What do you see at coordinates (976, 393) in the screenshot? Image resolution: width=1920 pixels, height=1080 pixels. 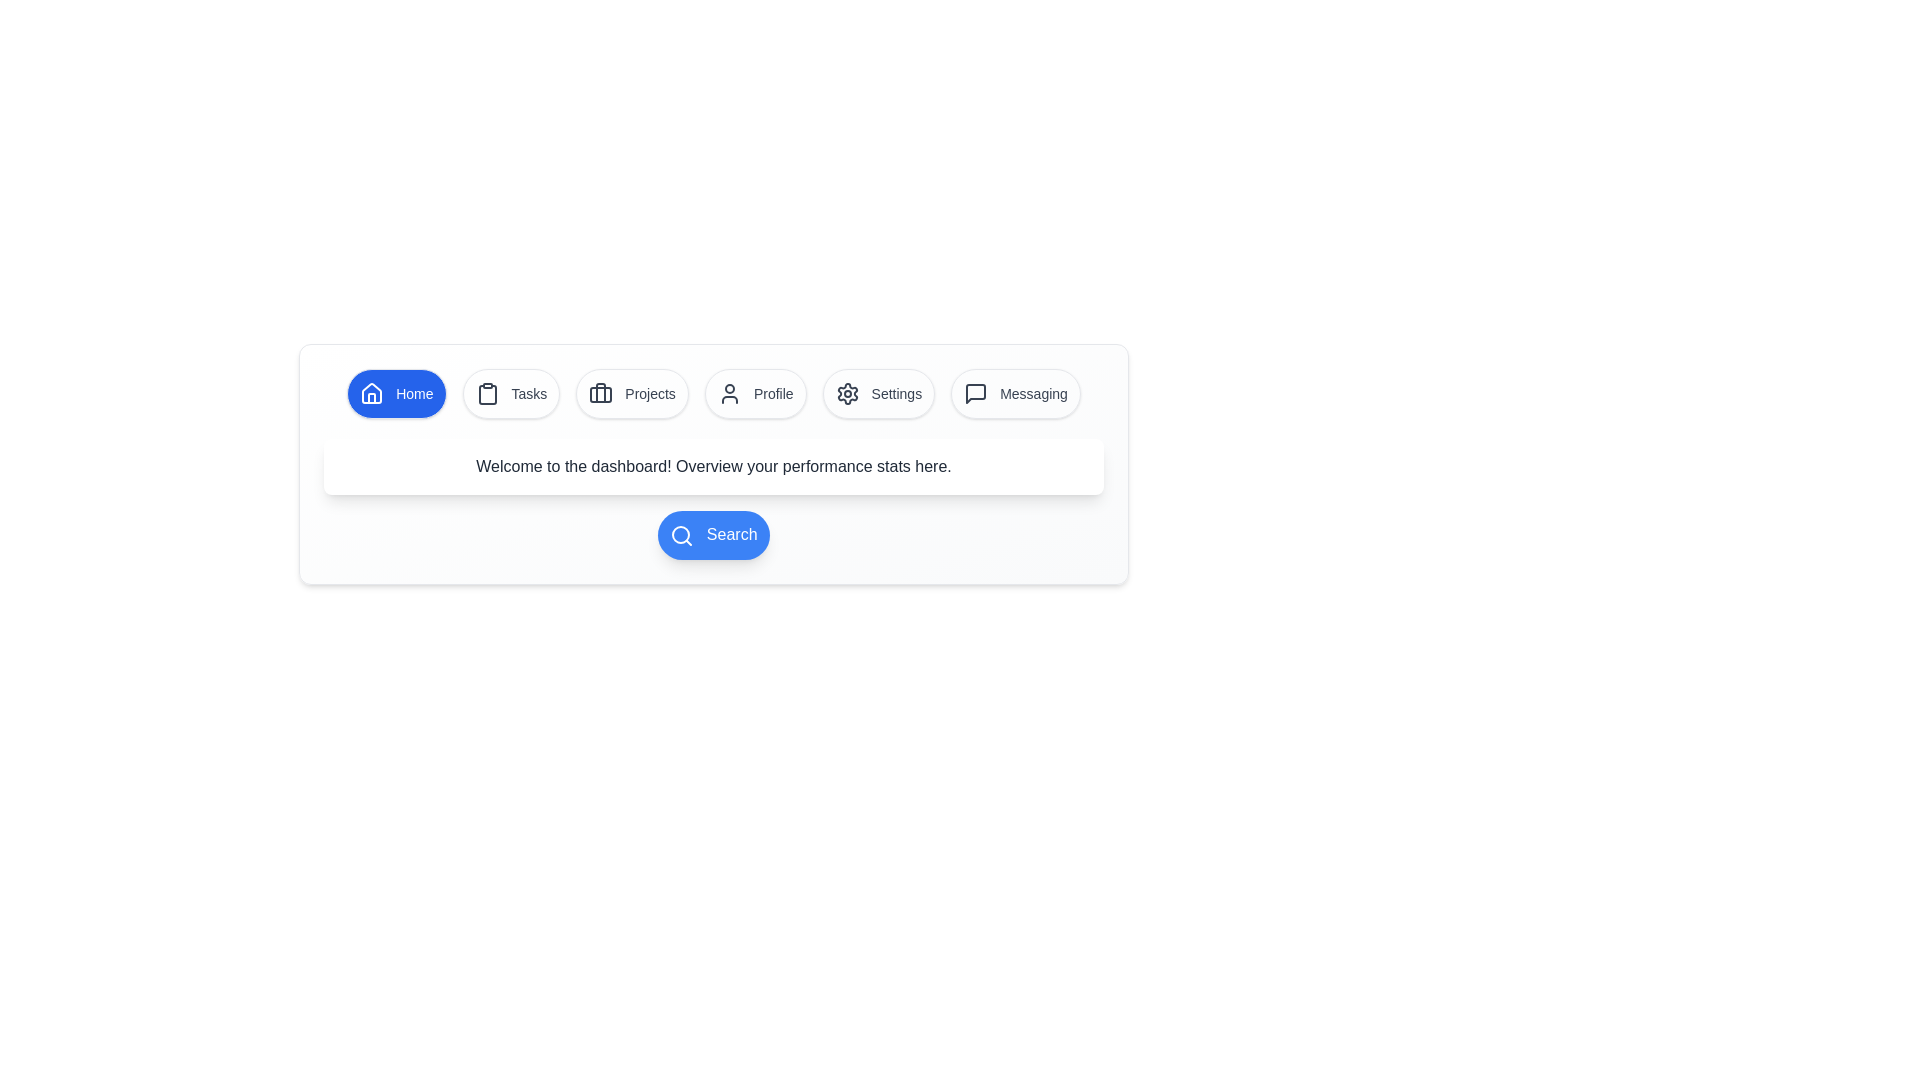 I see `the chat bubble icon located at the far right of the navigation bar` at bounding box center [976, 393].